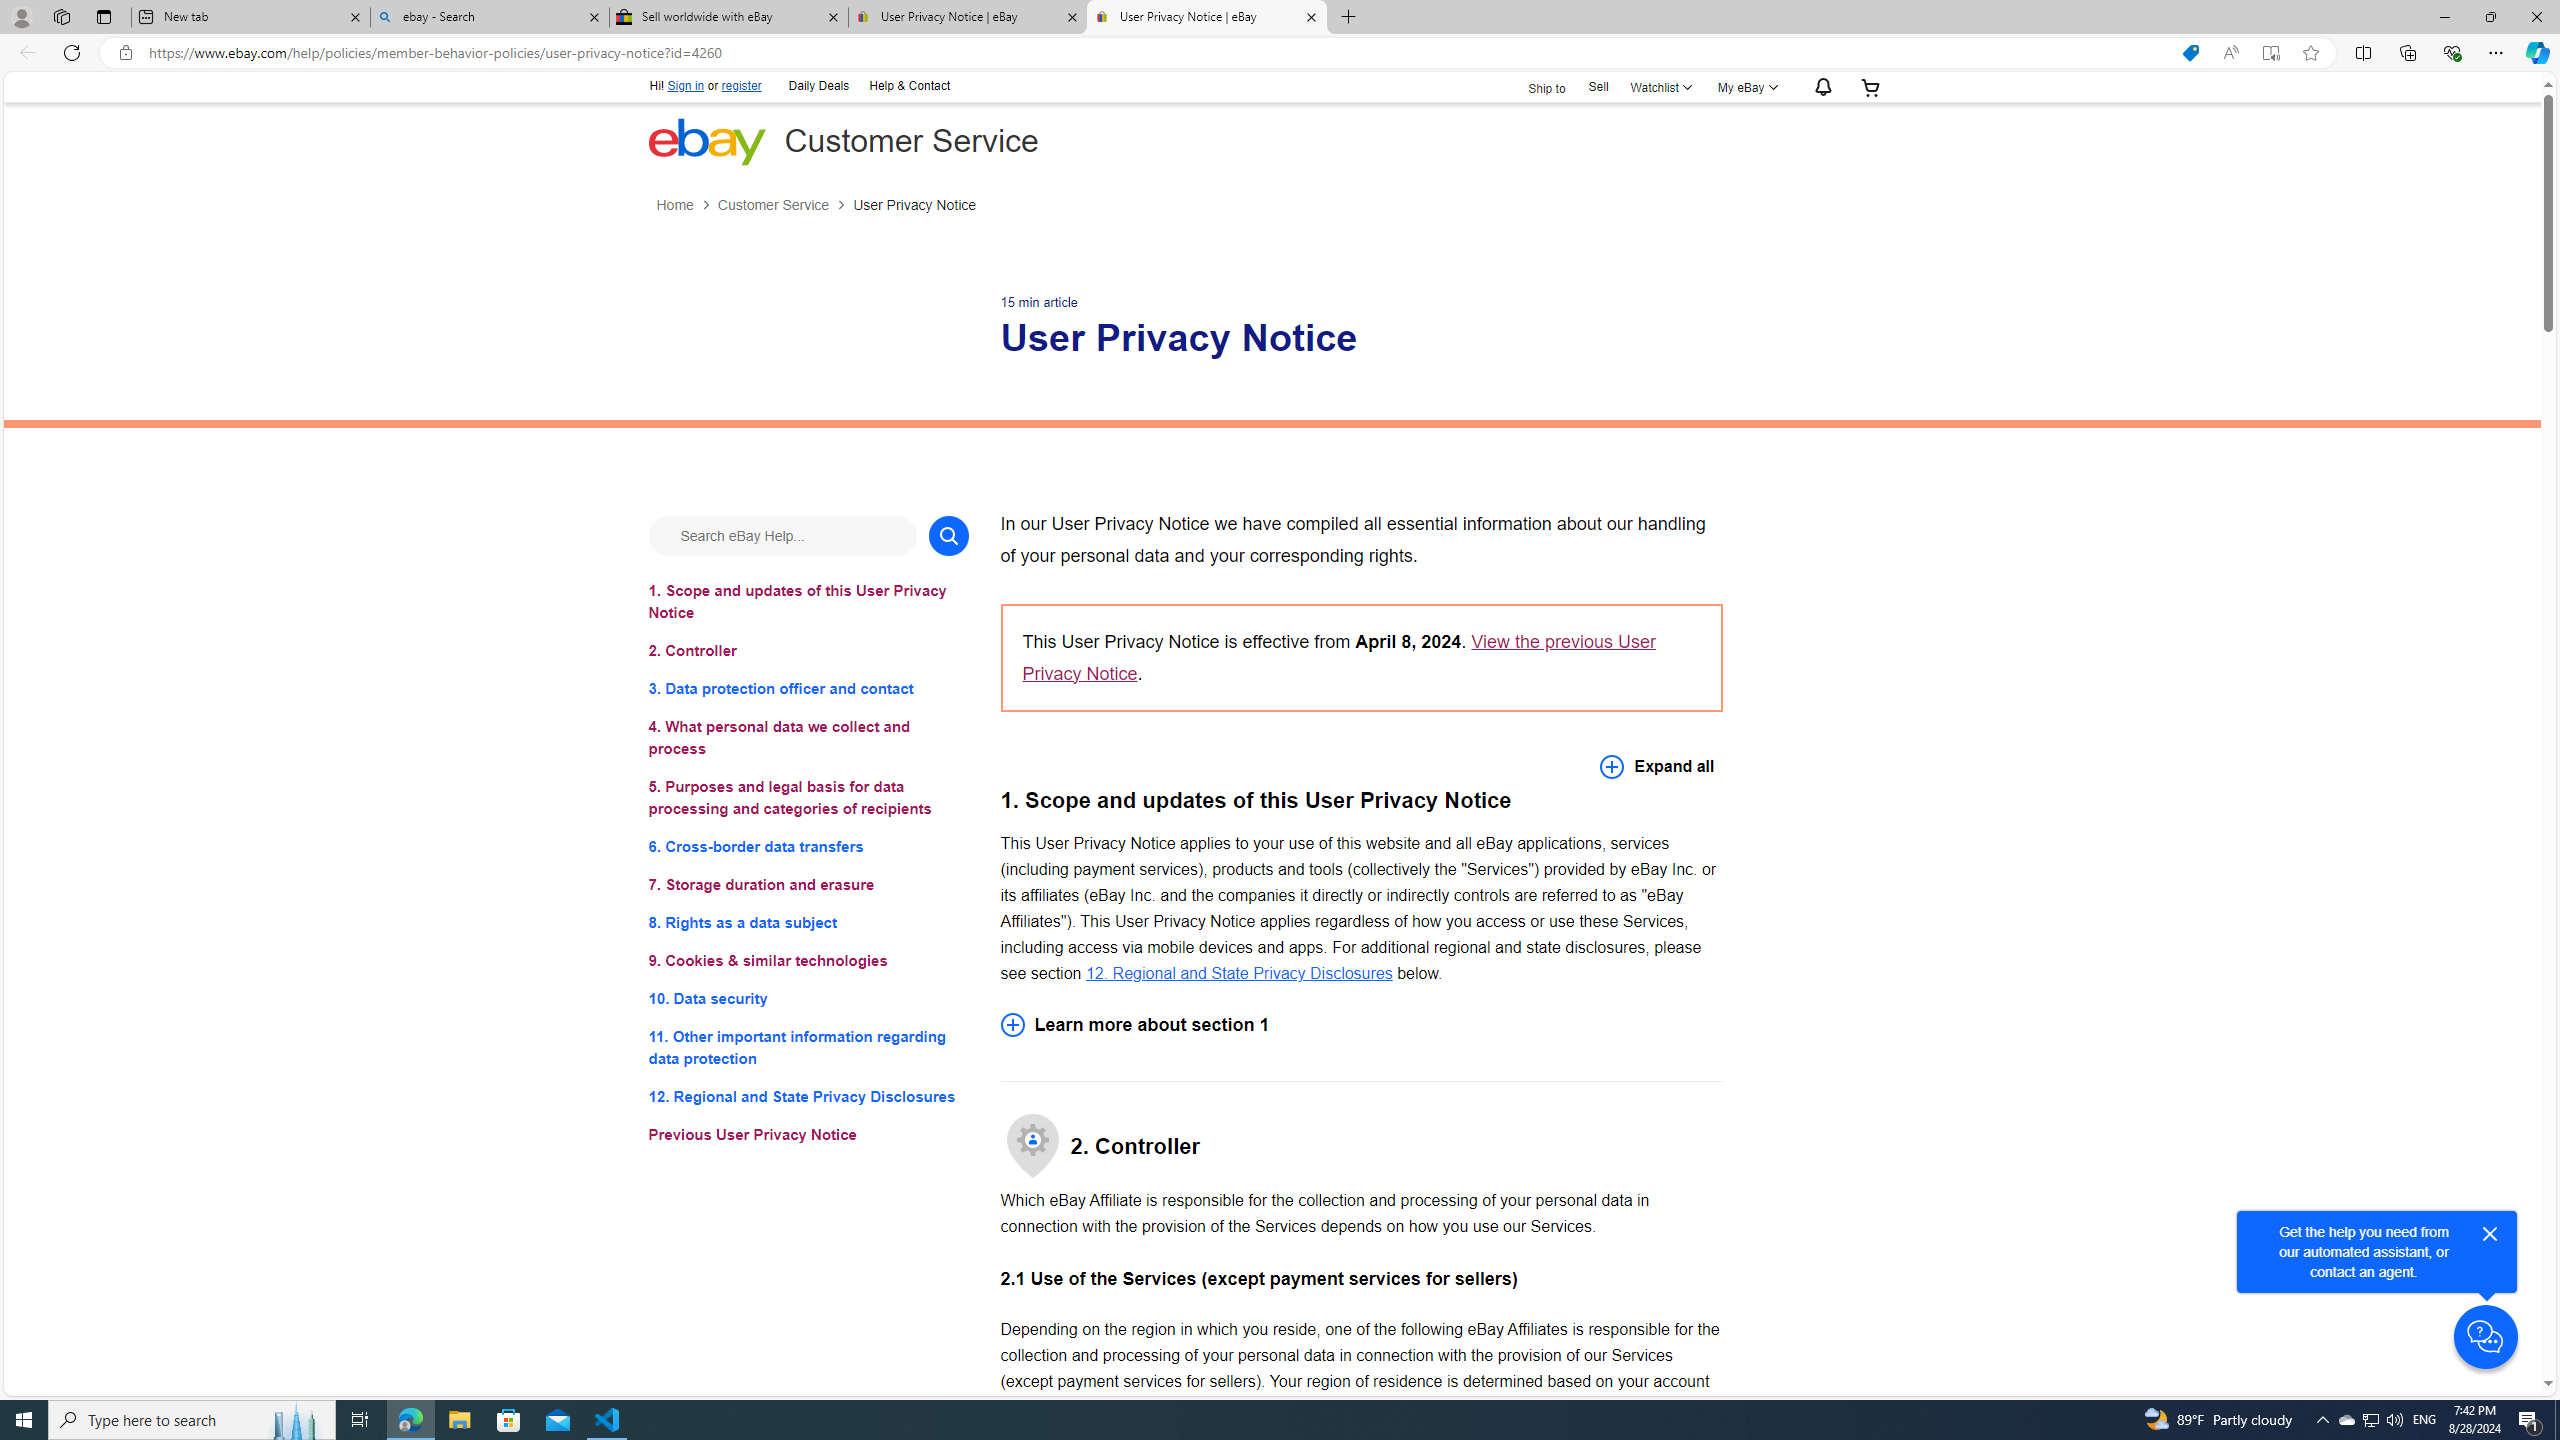 The height and width of the screenshot is (1440, 2560). Describe the element at coordinates (807, 1048) in the screenshot. I see `'11. Other important information regarding data protection'` at that location.